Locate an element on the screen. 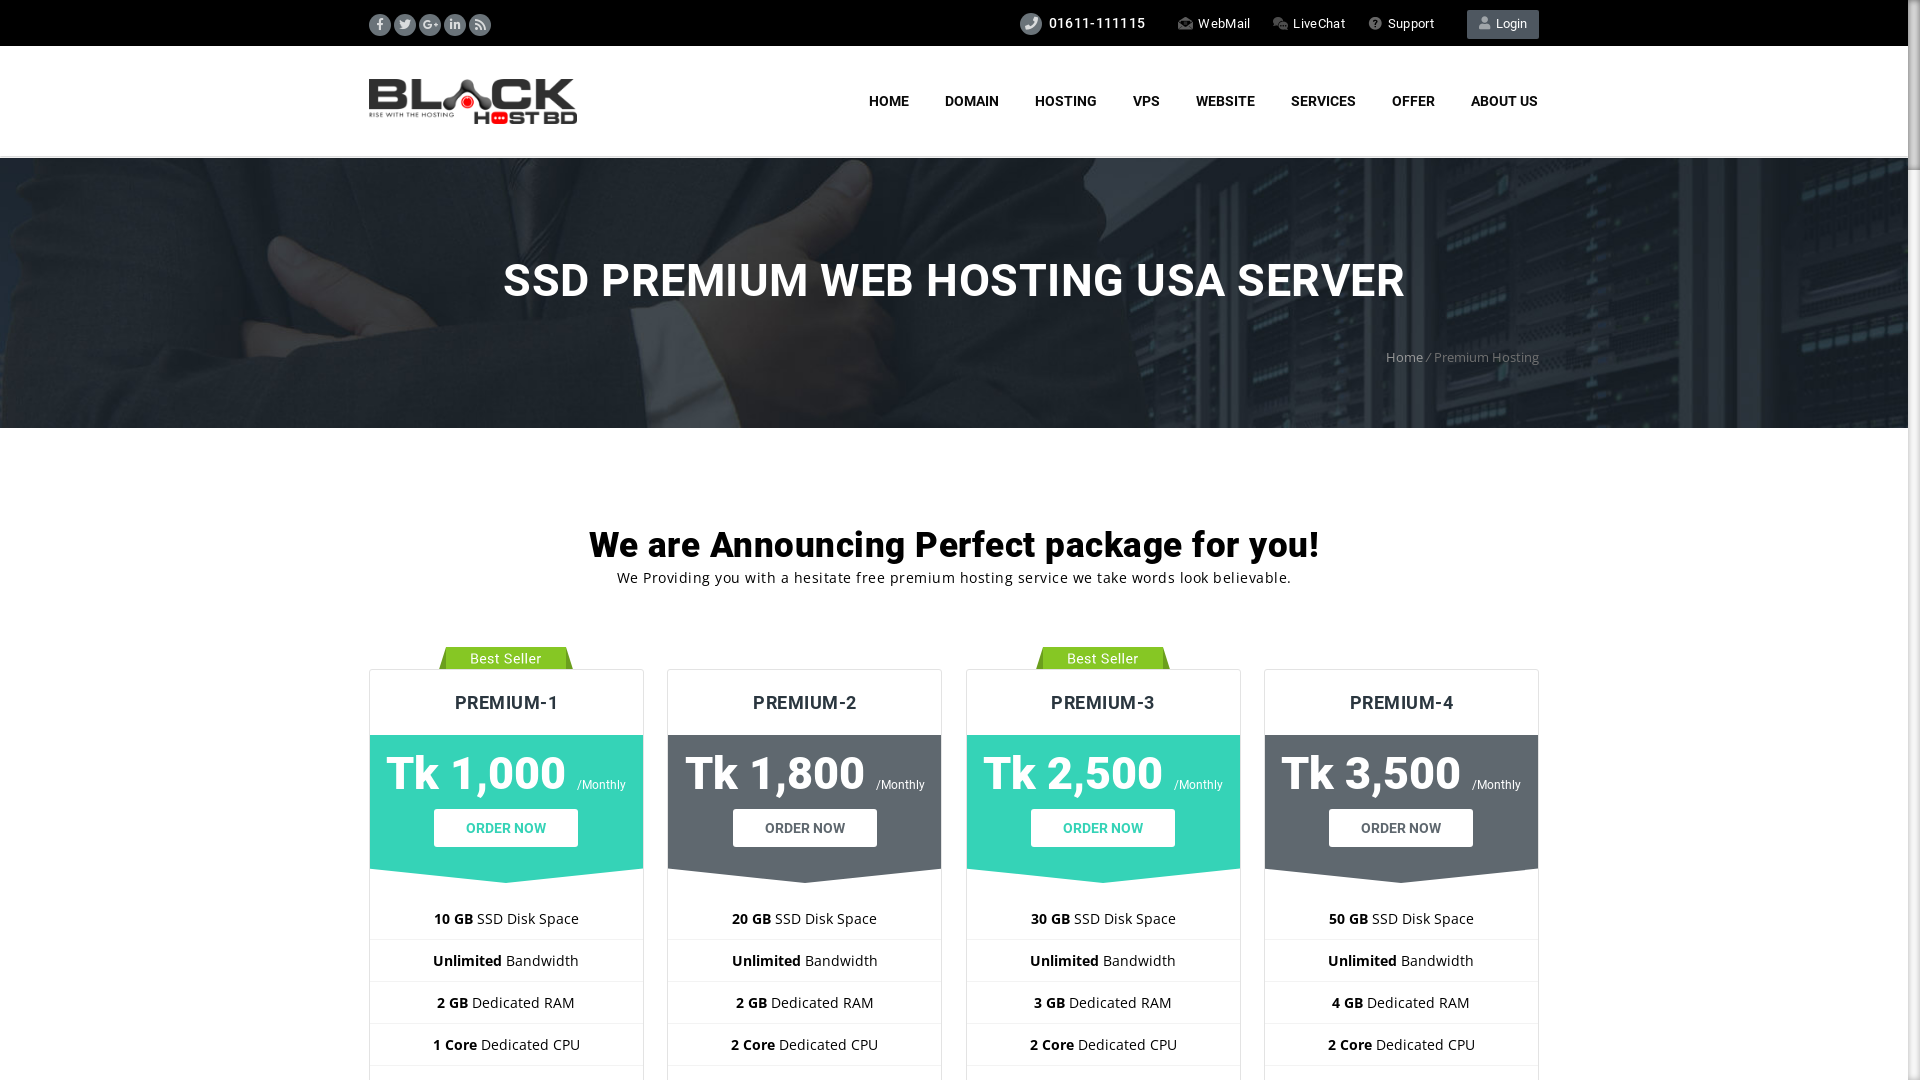  'ABOUT US' is located at coordinates (1504, 101).